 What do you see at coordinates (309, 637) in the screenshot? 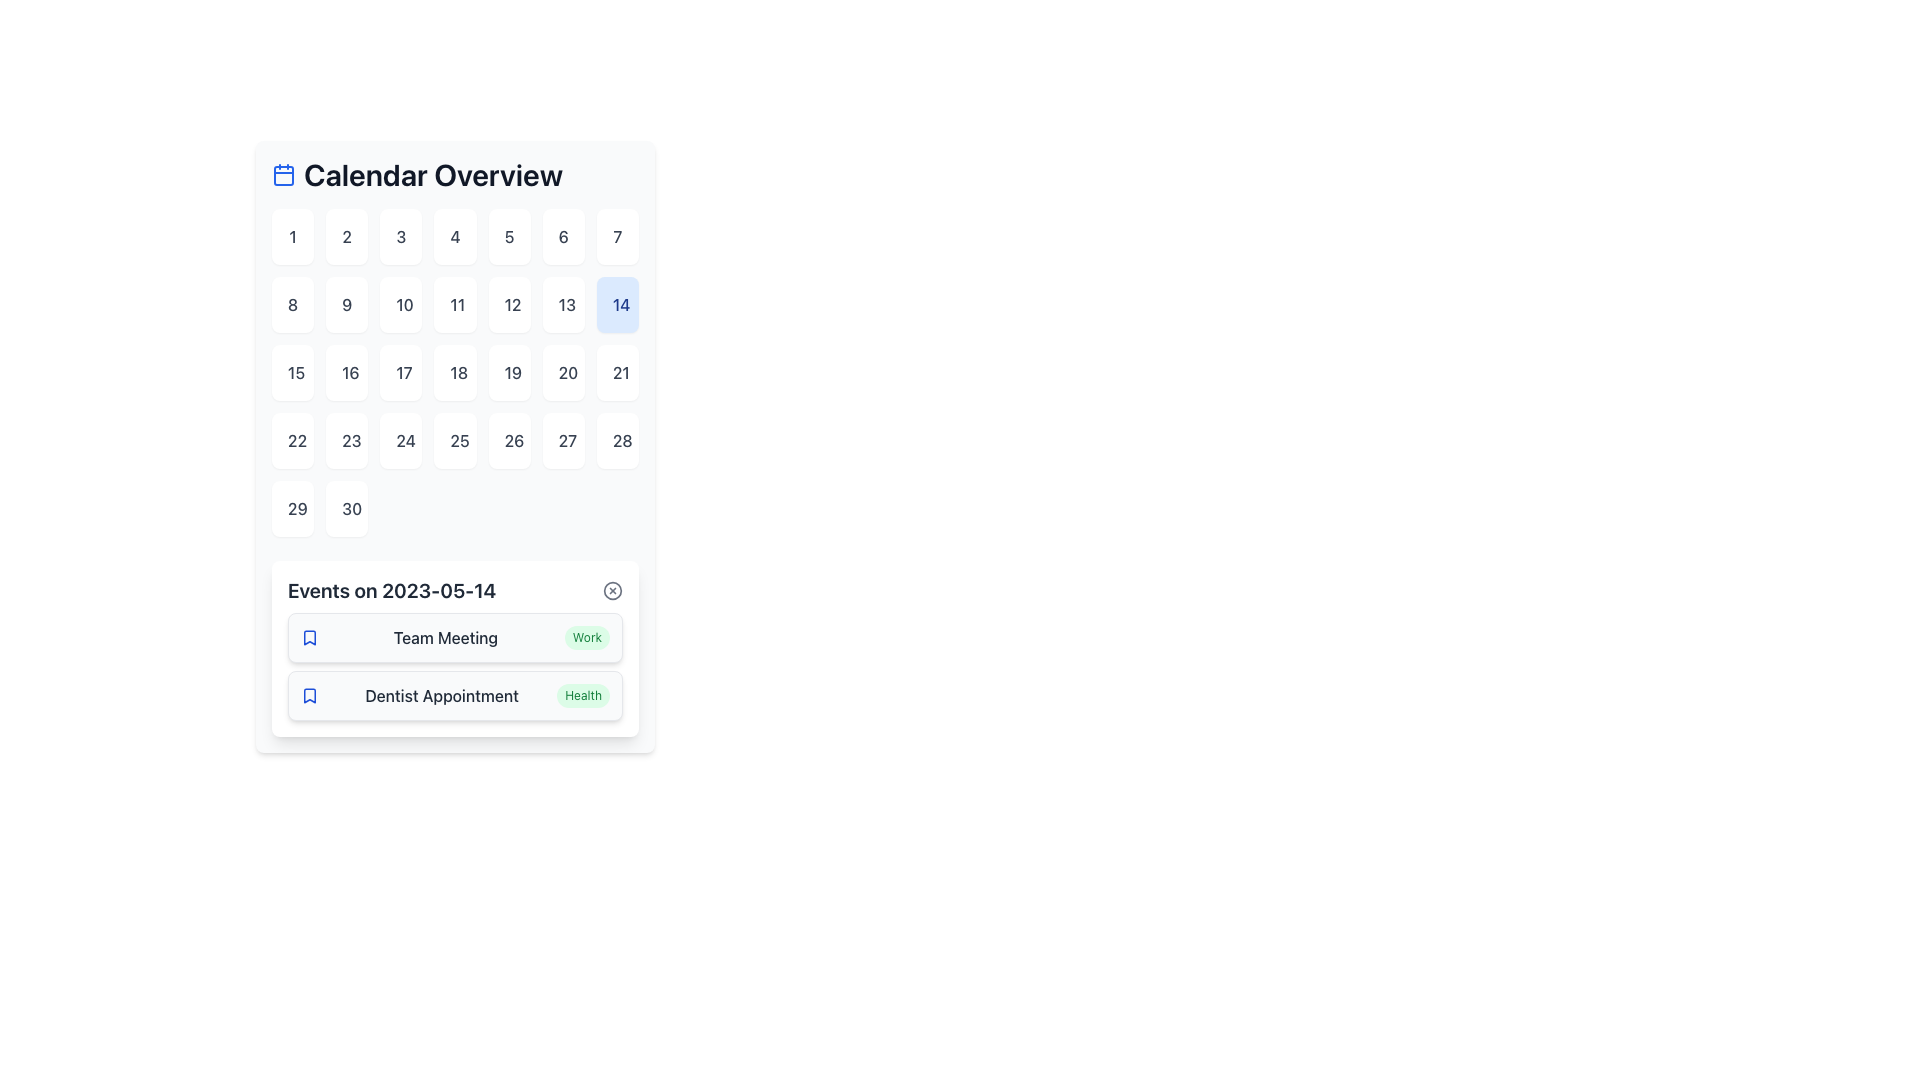
I see `the blue bookmark icon located before the 'Team Meeting' text in the event entry` at bounding box center [309, 637].